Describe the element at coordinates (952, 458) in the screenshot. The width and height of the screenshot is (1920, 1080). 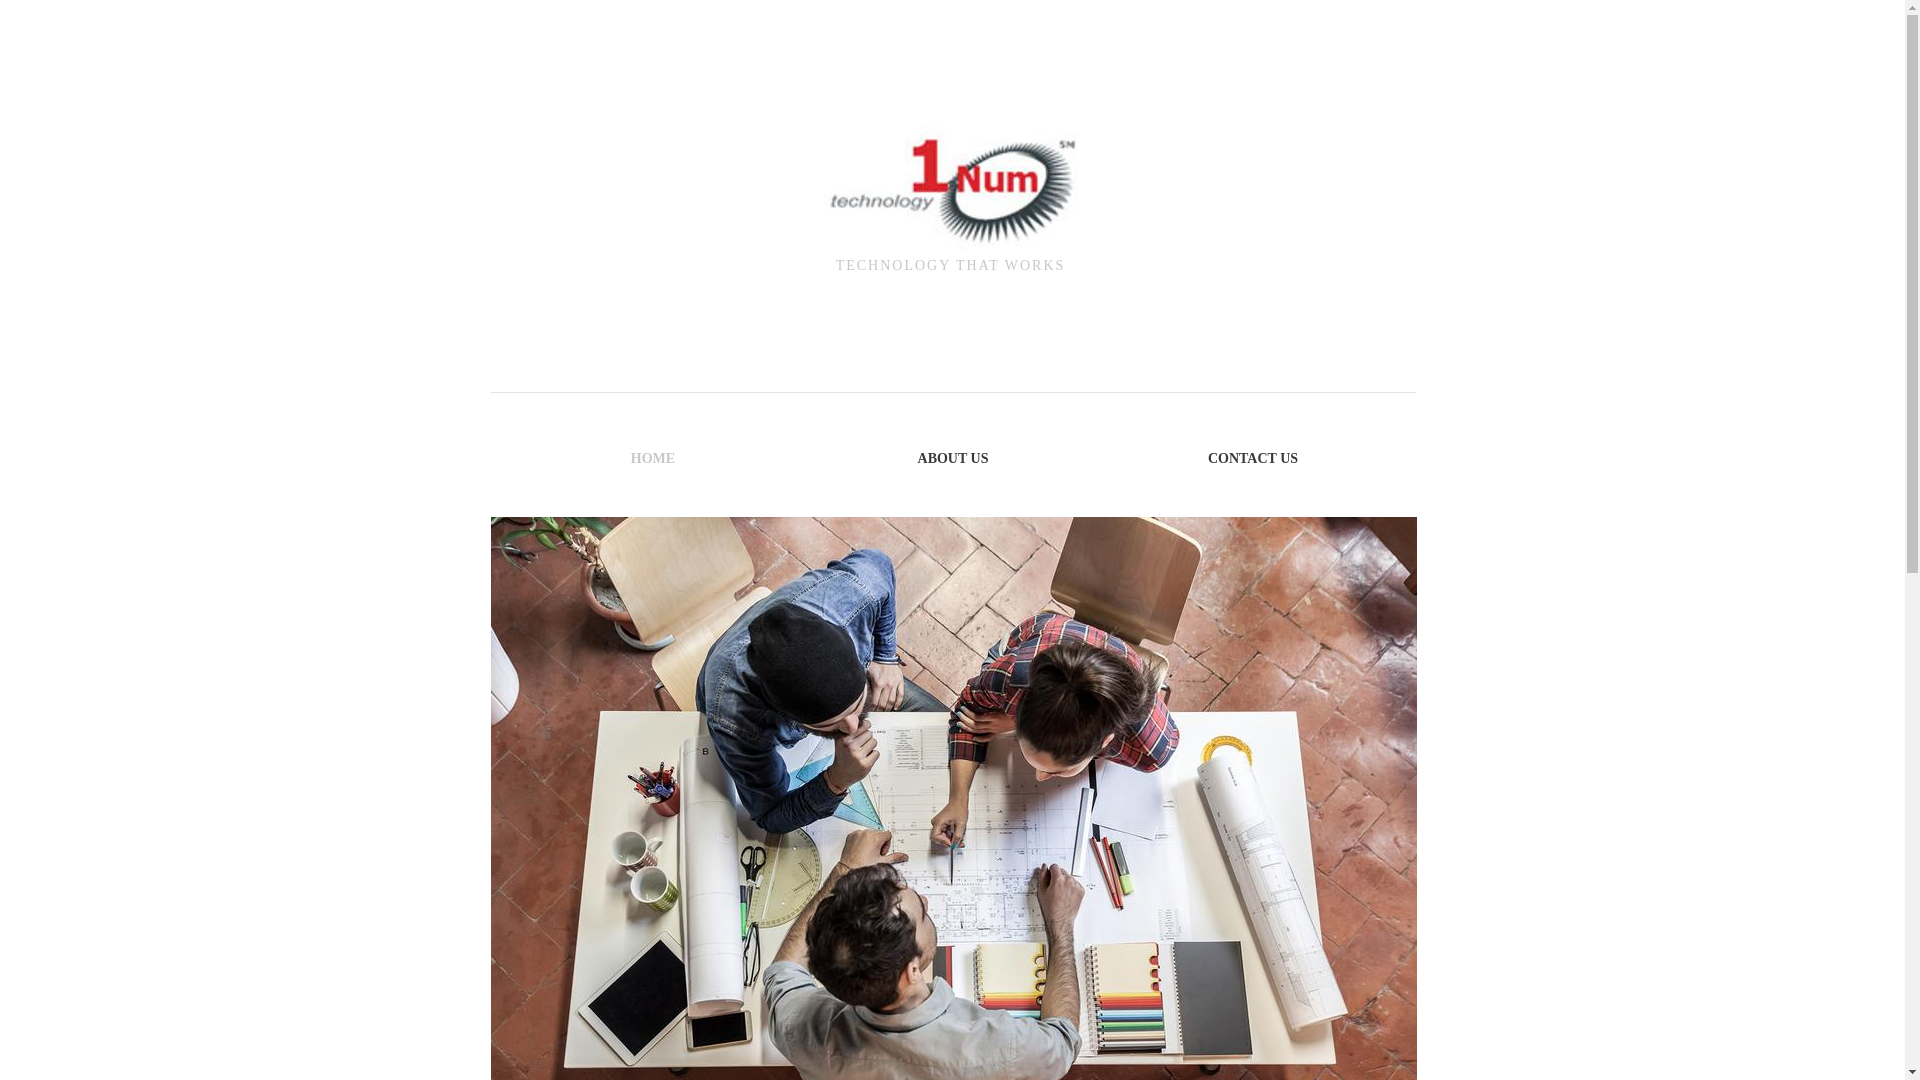
I see `'ABOUT US'` at that location.